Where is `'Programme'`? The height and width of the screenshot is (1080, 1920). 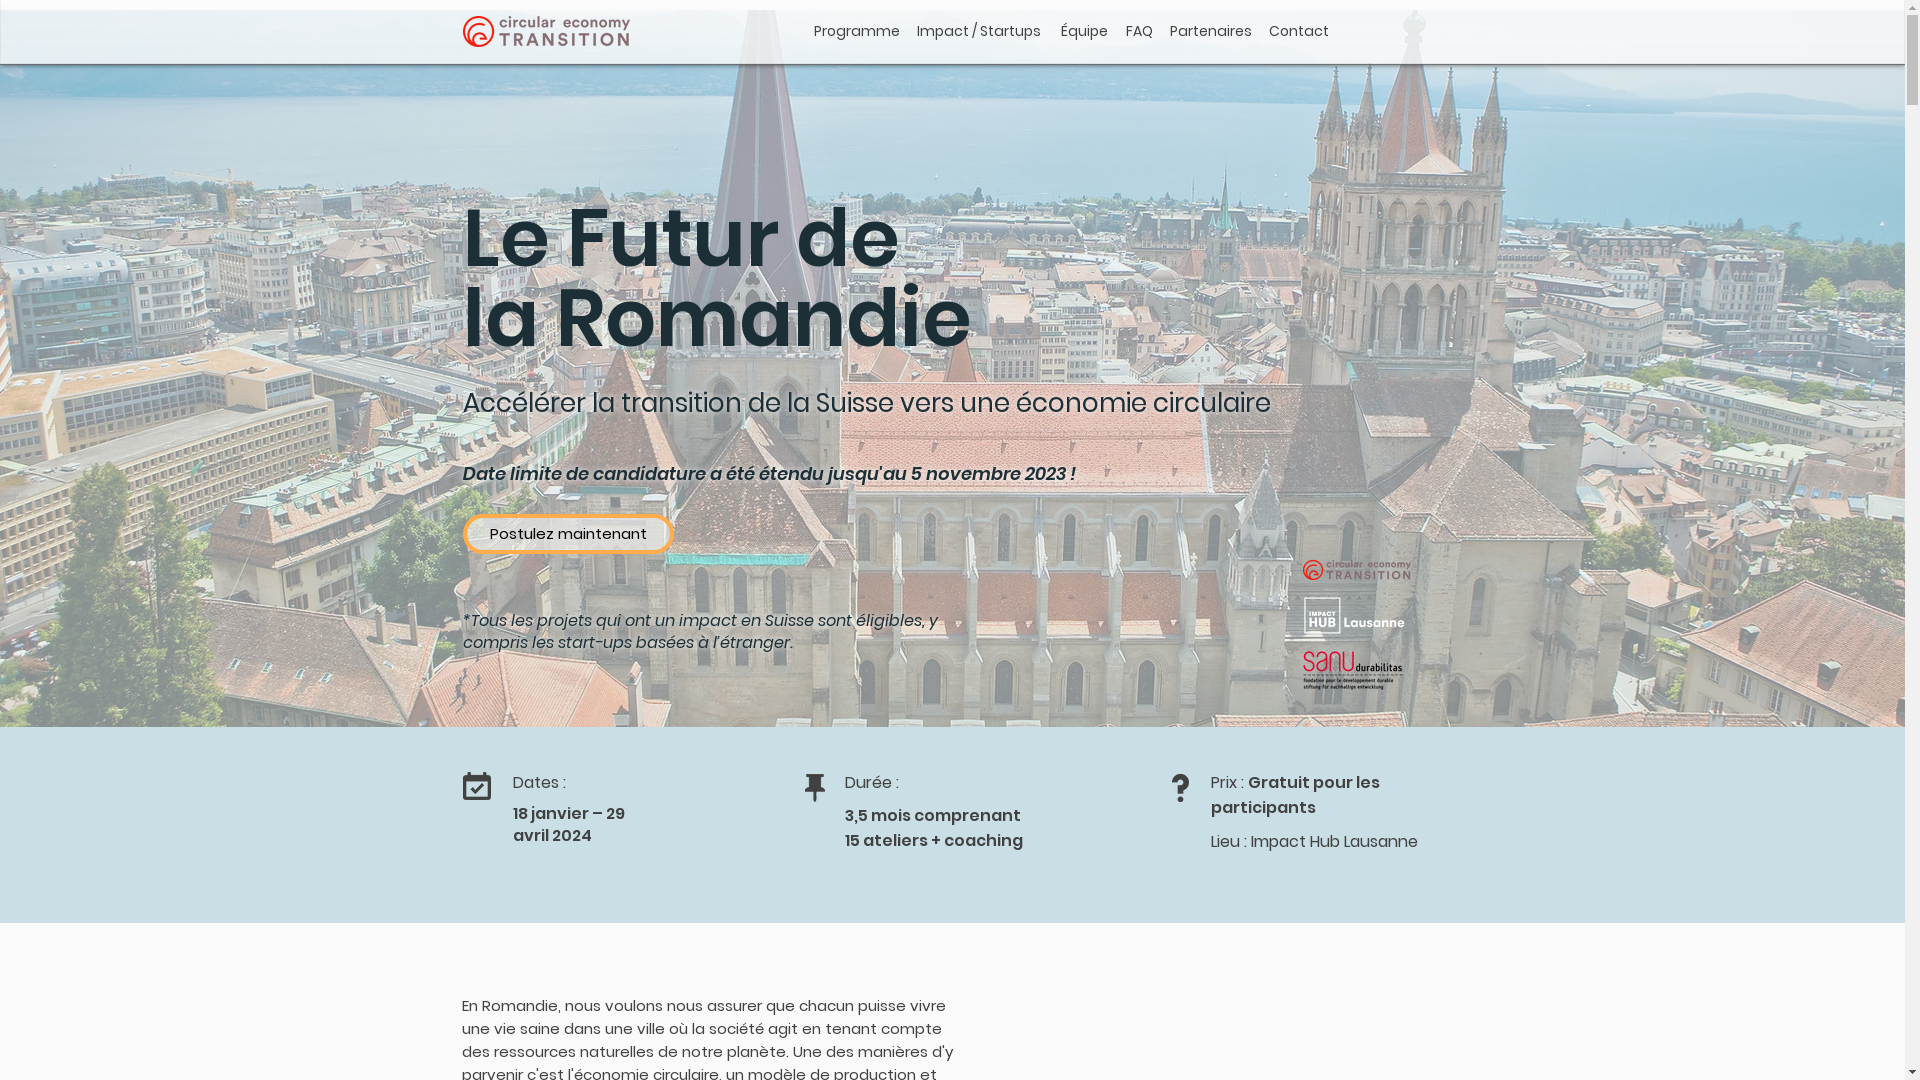 'Programme' is located at coordinates (857, 30).